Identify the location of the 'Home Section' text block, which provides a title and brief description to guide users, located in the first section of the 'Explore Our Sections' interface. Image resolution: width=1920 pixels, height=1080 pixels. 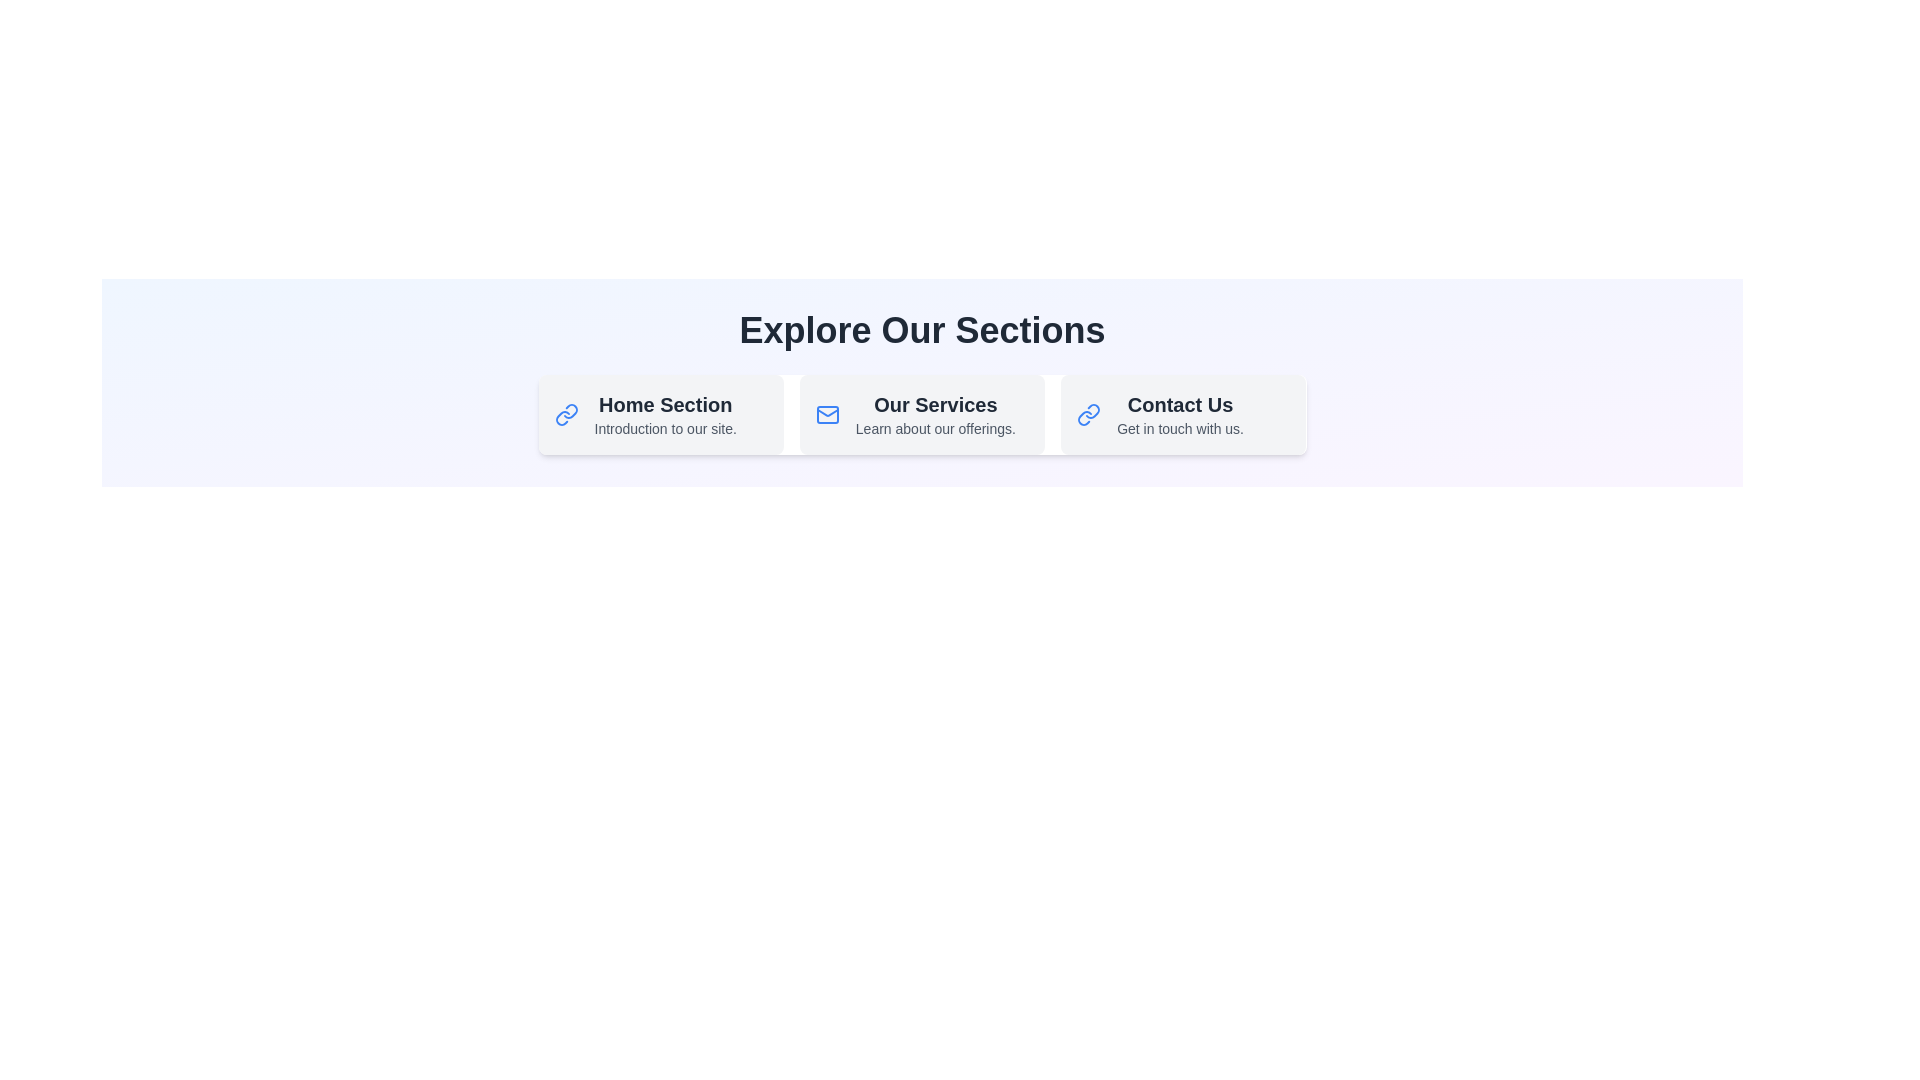
(665, 414).